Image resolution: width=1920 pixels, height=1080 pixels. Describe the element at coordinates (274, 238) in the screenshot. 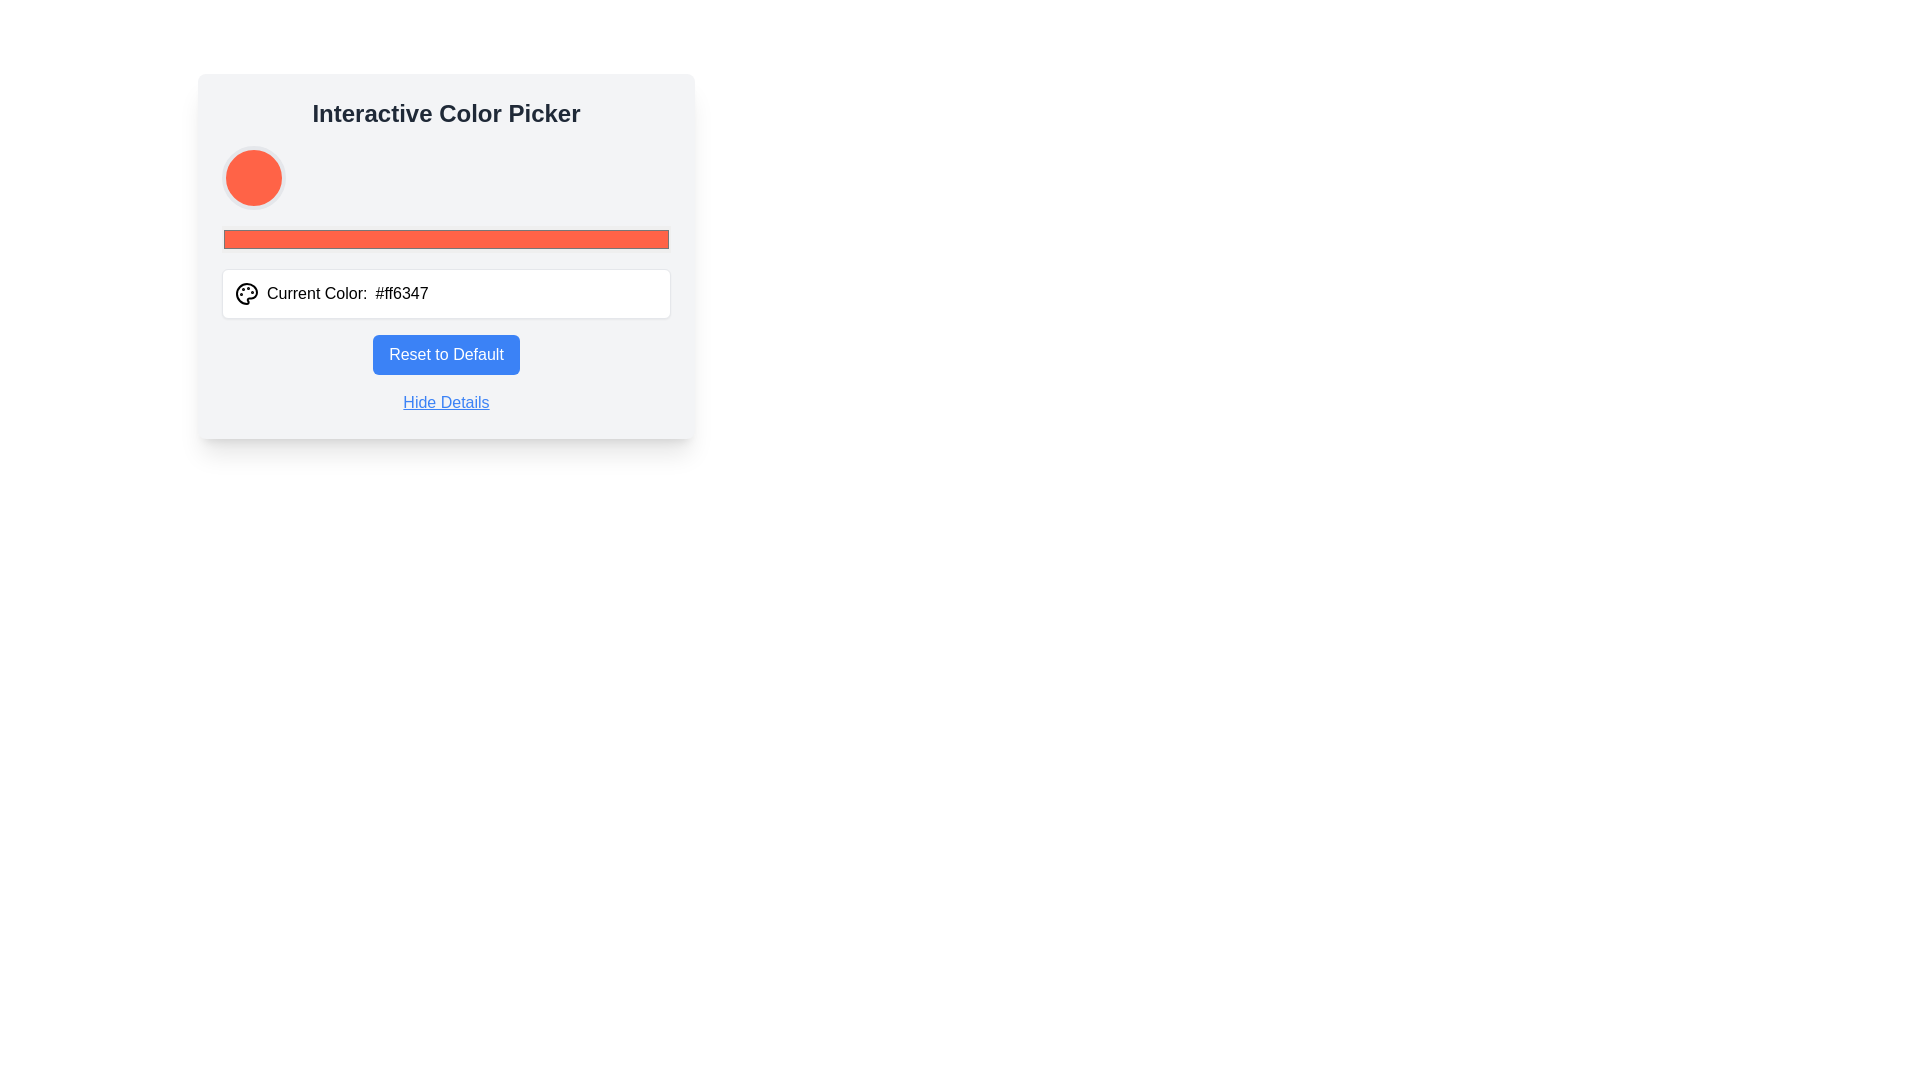

I see `the slider value` at that location.